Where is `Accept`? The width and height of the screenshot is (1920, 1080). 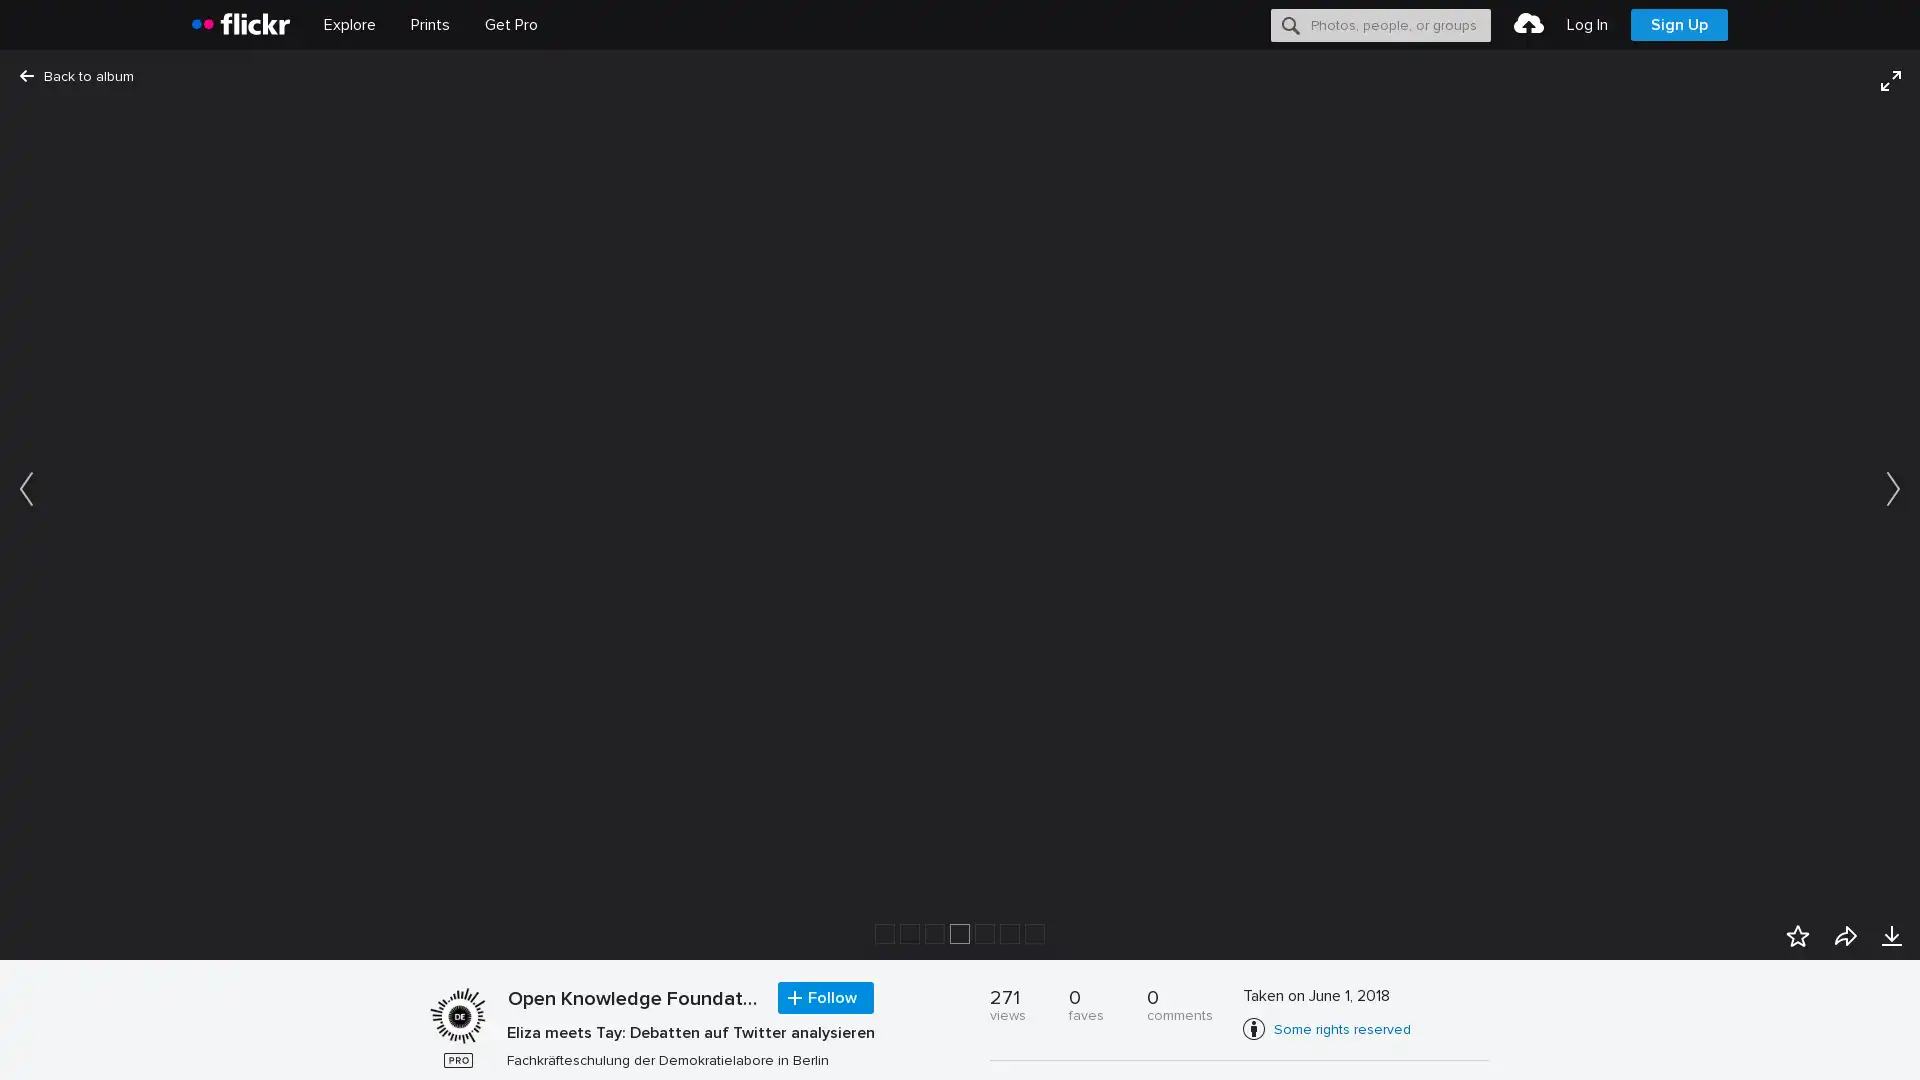 Accept is located at coordinates (1525, 1041).